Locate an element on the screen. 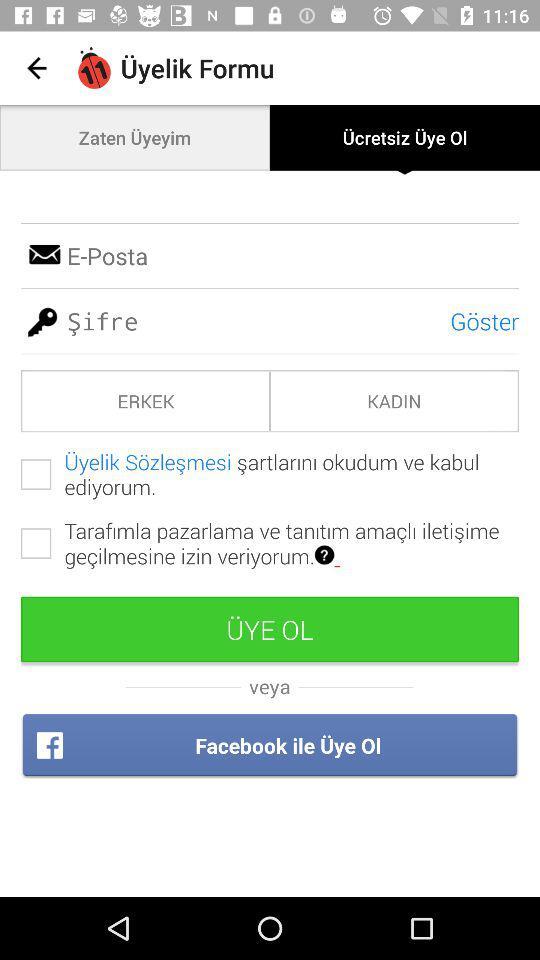  erkek is located at coordinates (144, 400).